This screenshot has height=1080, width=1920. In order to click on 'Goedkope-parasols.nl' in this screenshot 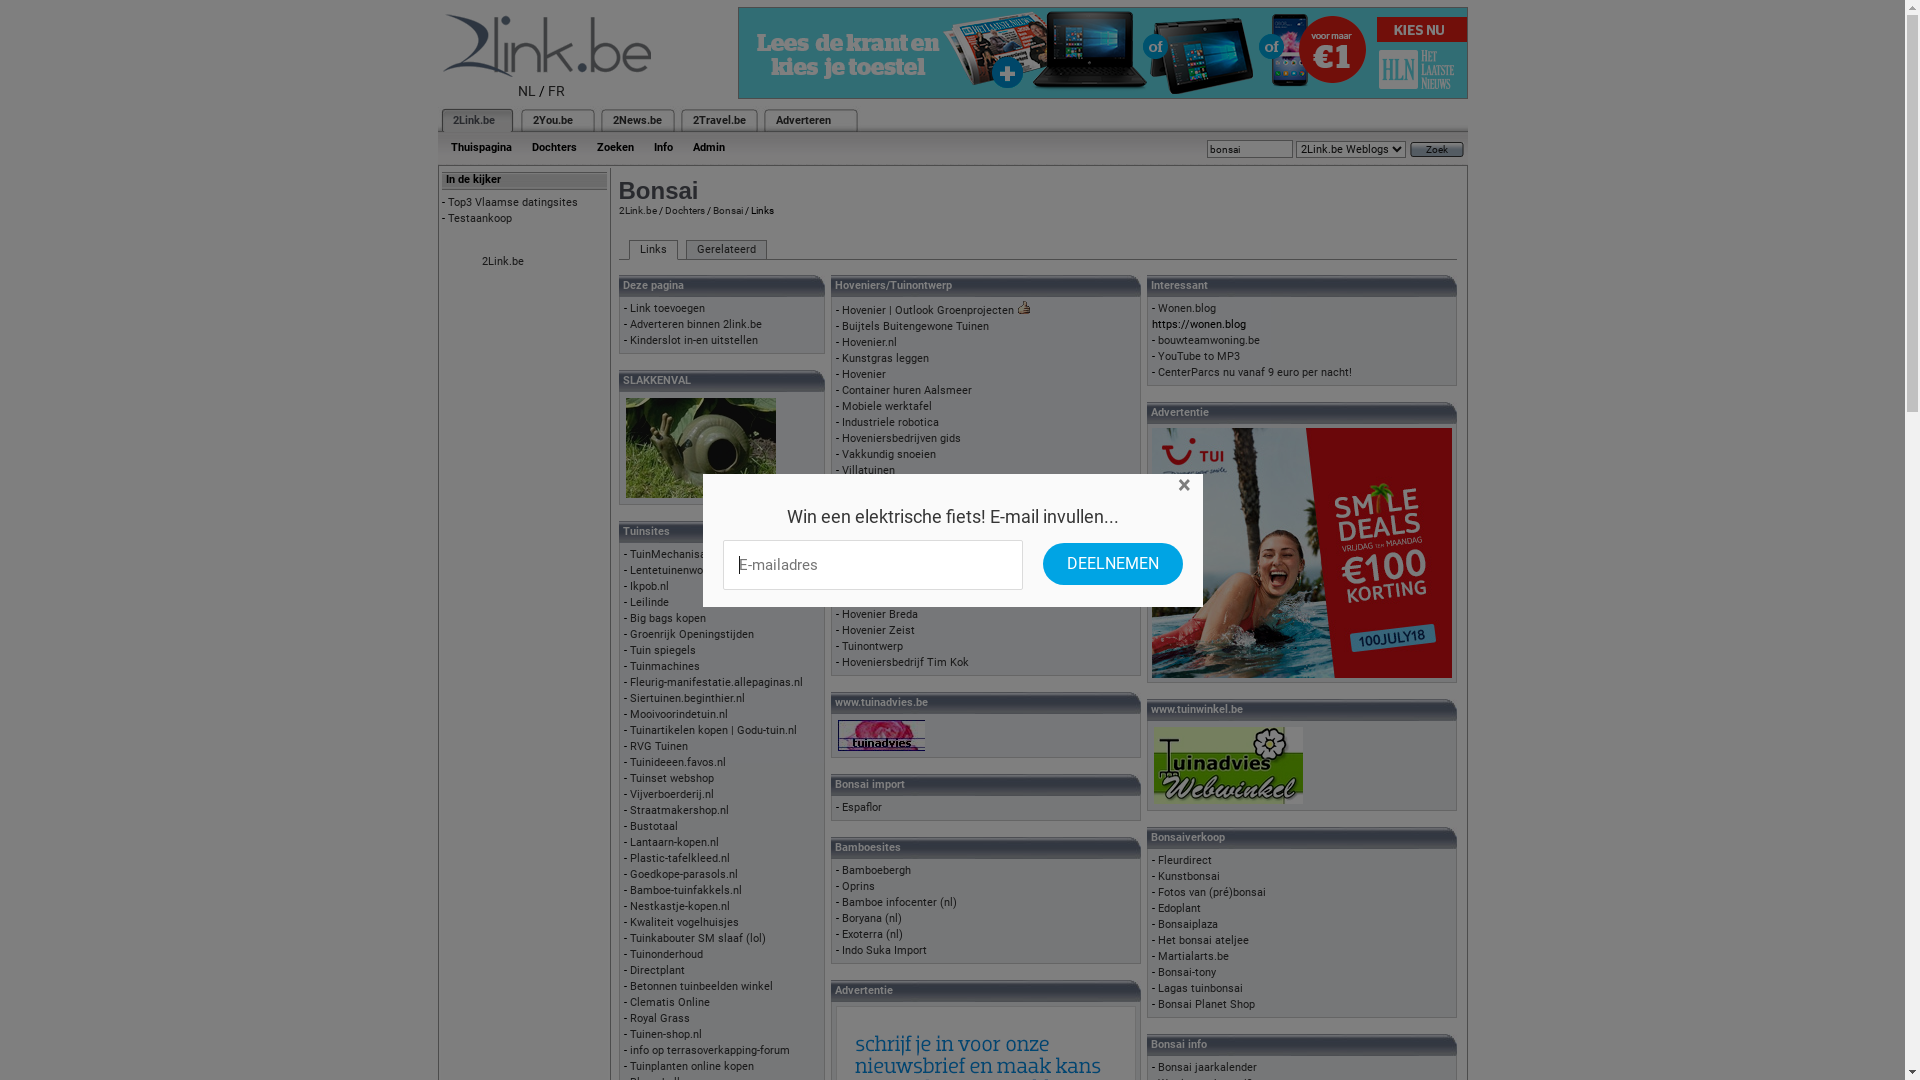, I will do `click(684, 873)`.